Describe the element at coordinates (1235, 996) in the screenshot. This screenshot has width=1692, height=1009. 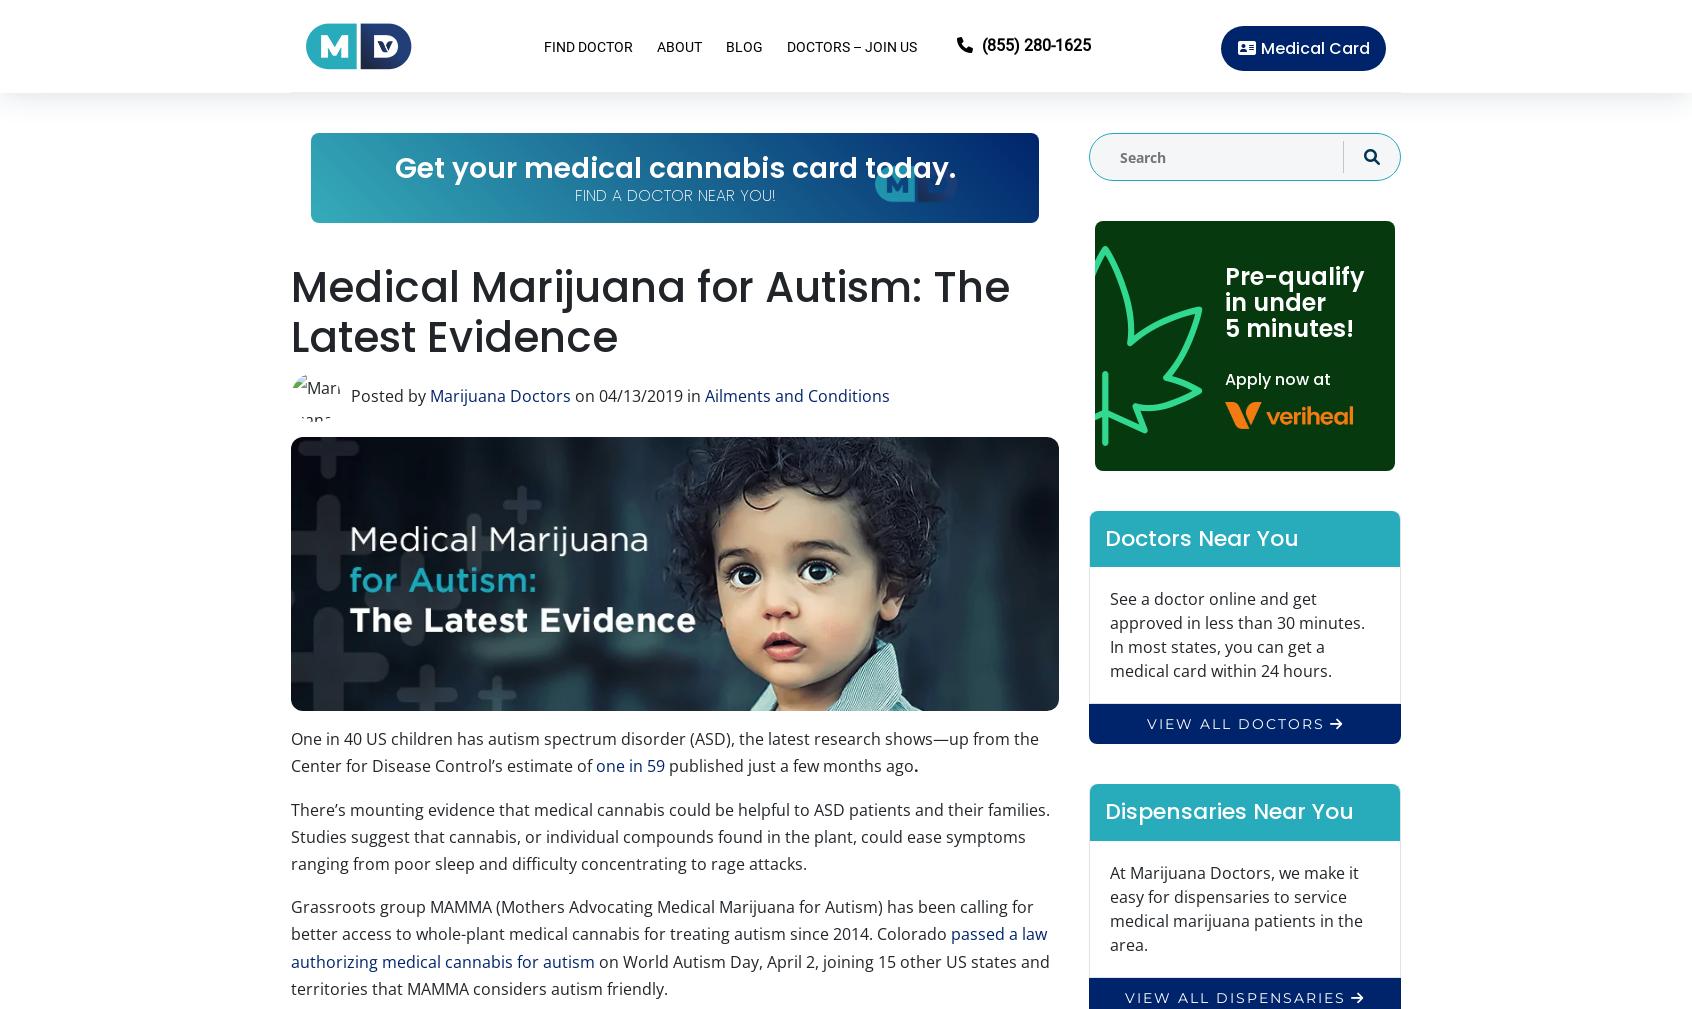
I see `'view all dispensaries'` at that location.